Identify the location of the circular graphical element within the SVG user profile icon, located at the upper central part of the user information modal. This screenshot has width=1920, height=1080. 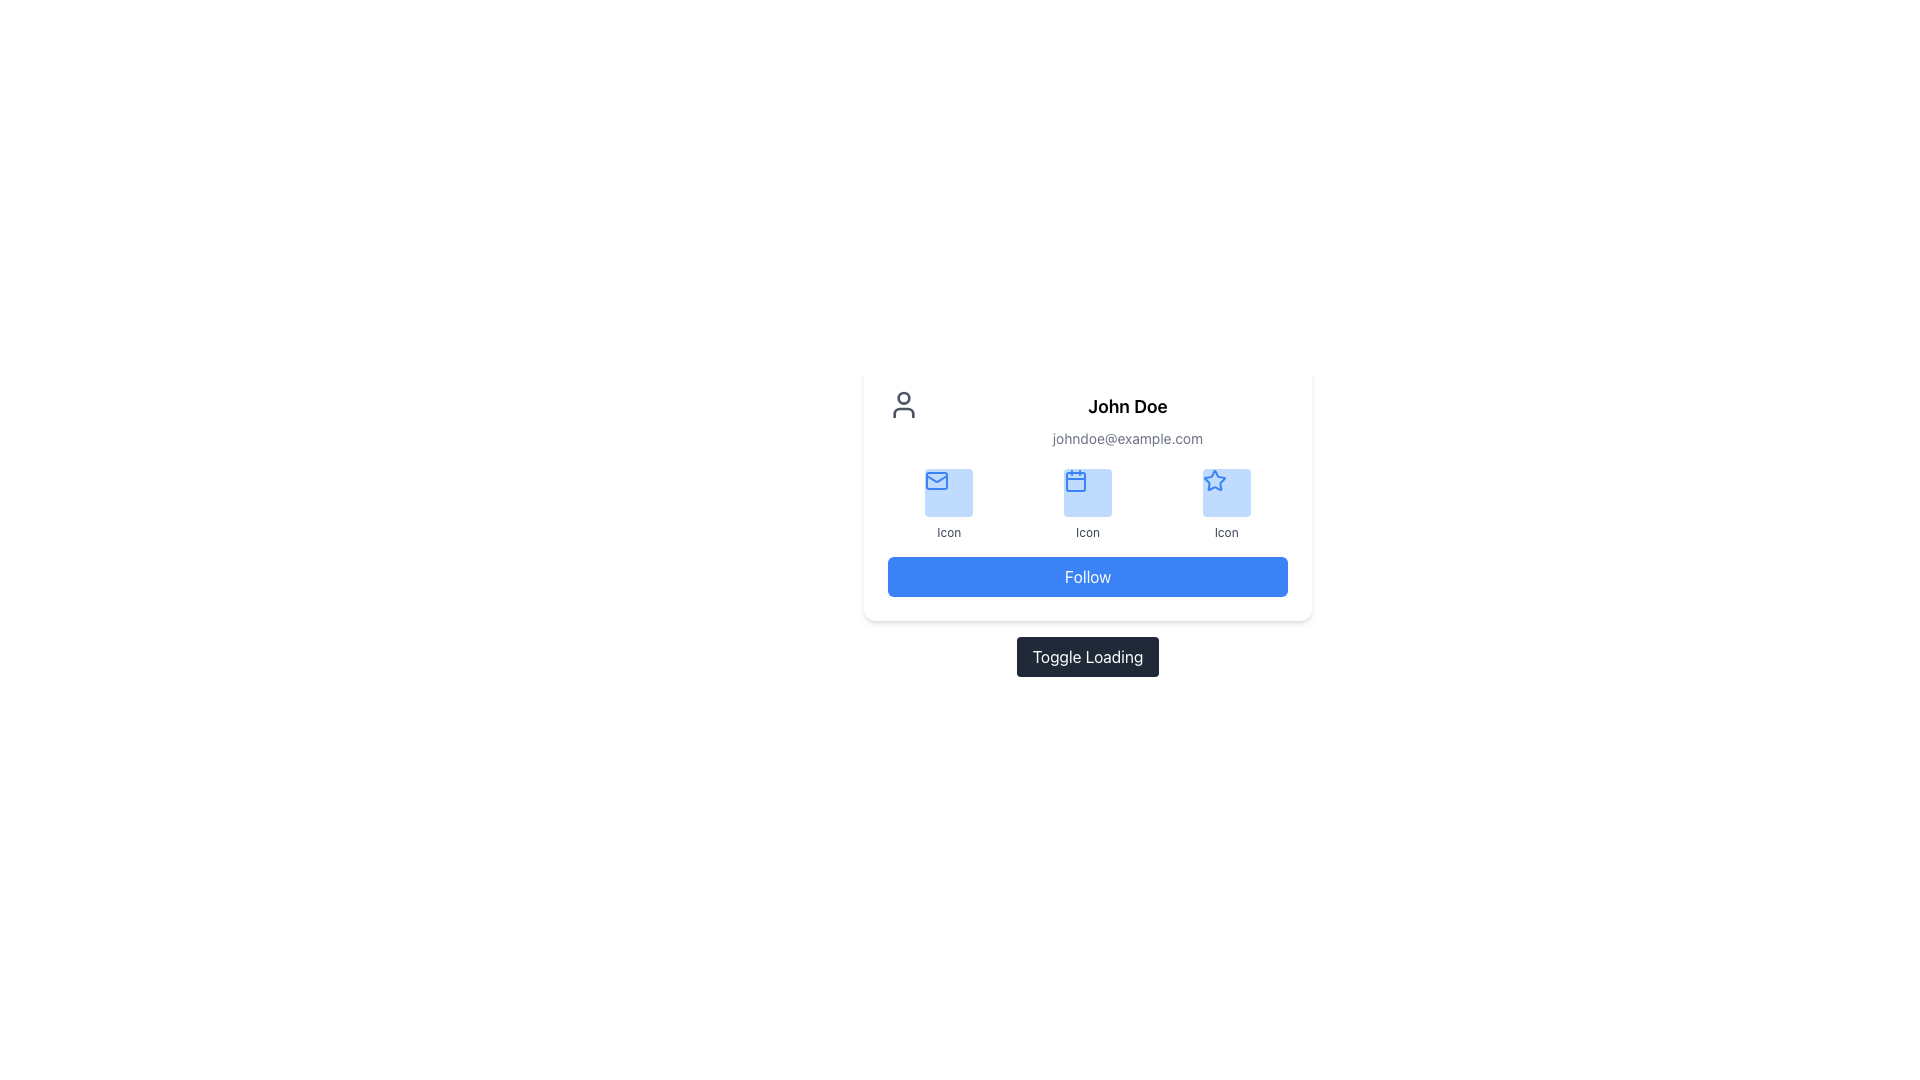
(902, 397).